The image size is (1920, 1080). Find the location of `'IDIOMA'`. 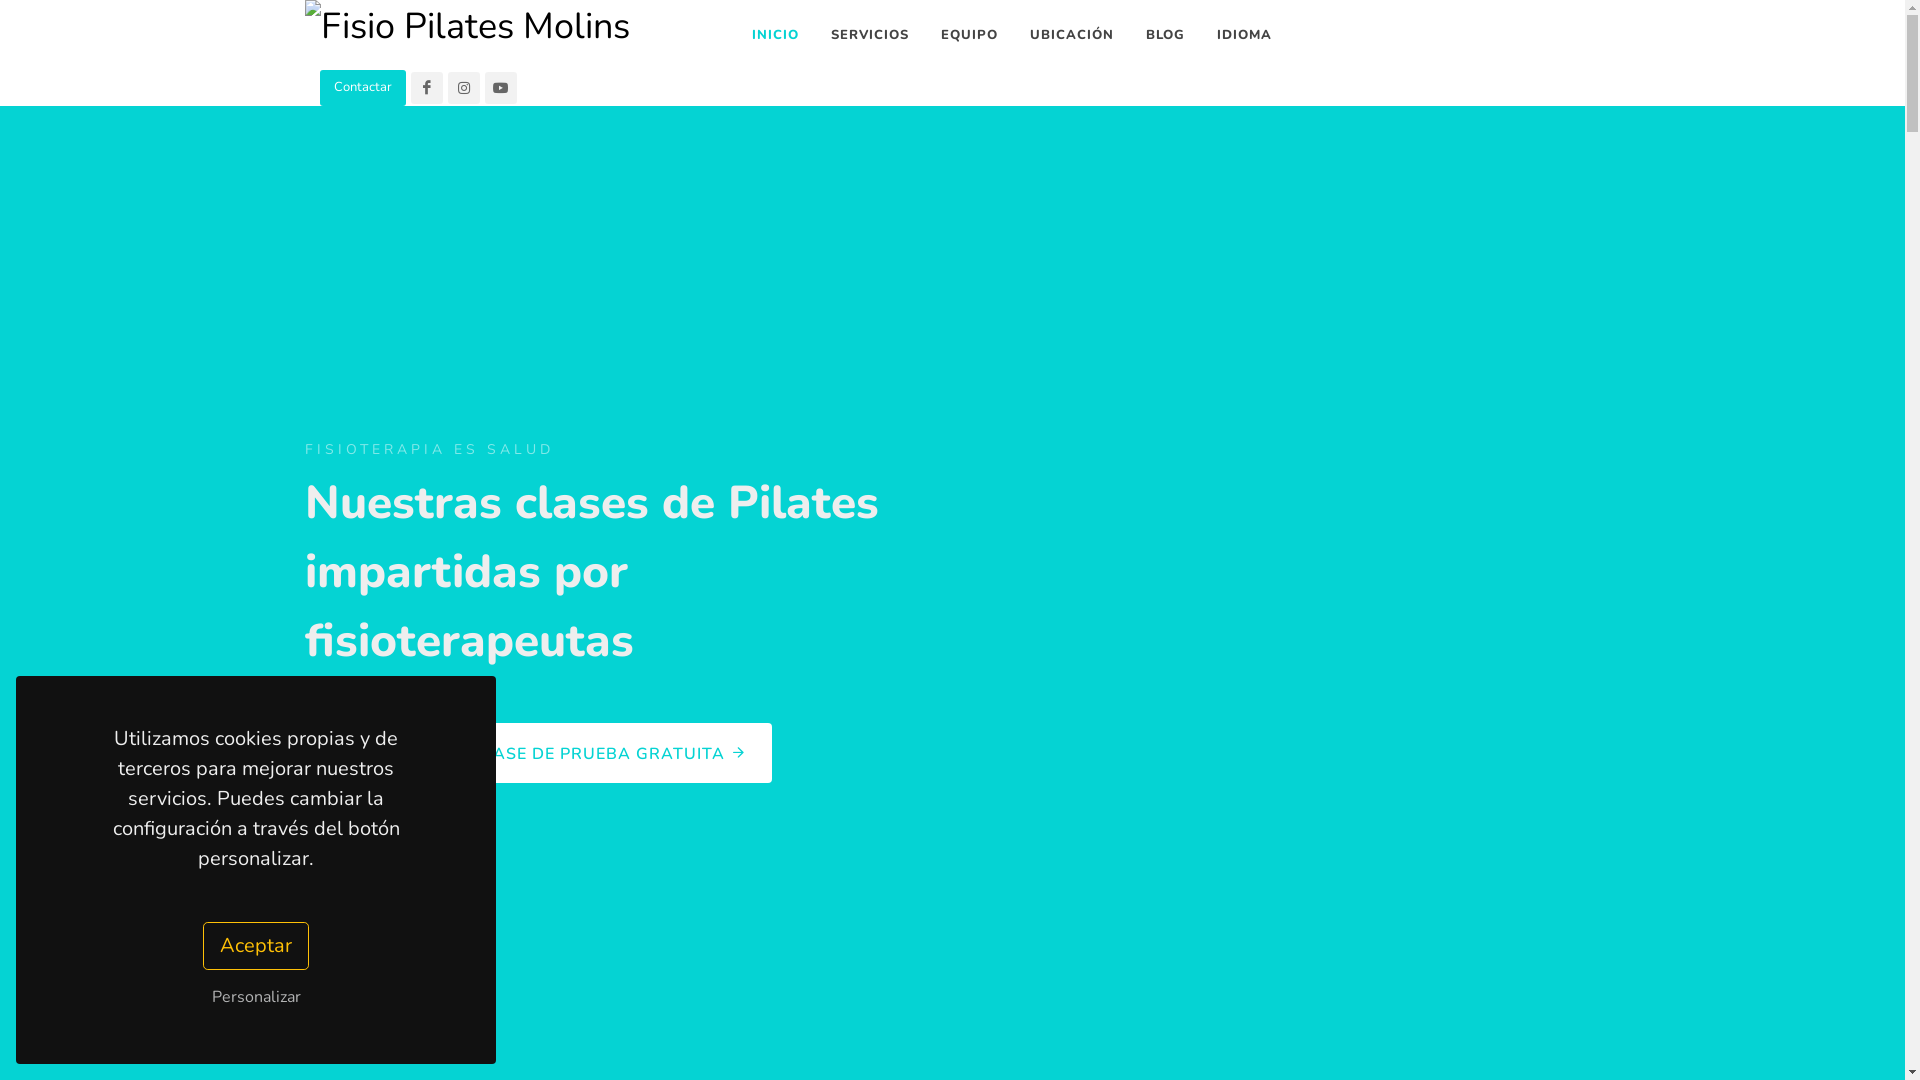

'IDIOMA' is located at coordinates (1243, 34).